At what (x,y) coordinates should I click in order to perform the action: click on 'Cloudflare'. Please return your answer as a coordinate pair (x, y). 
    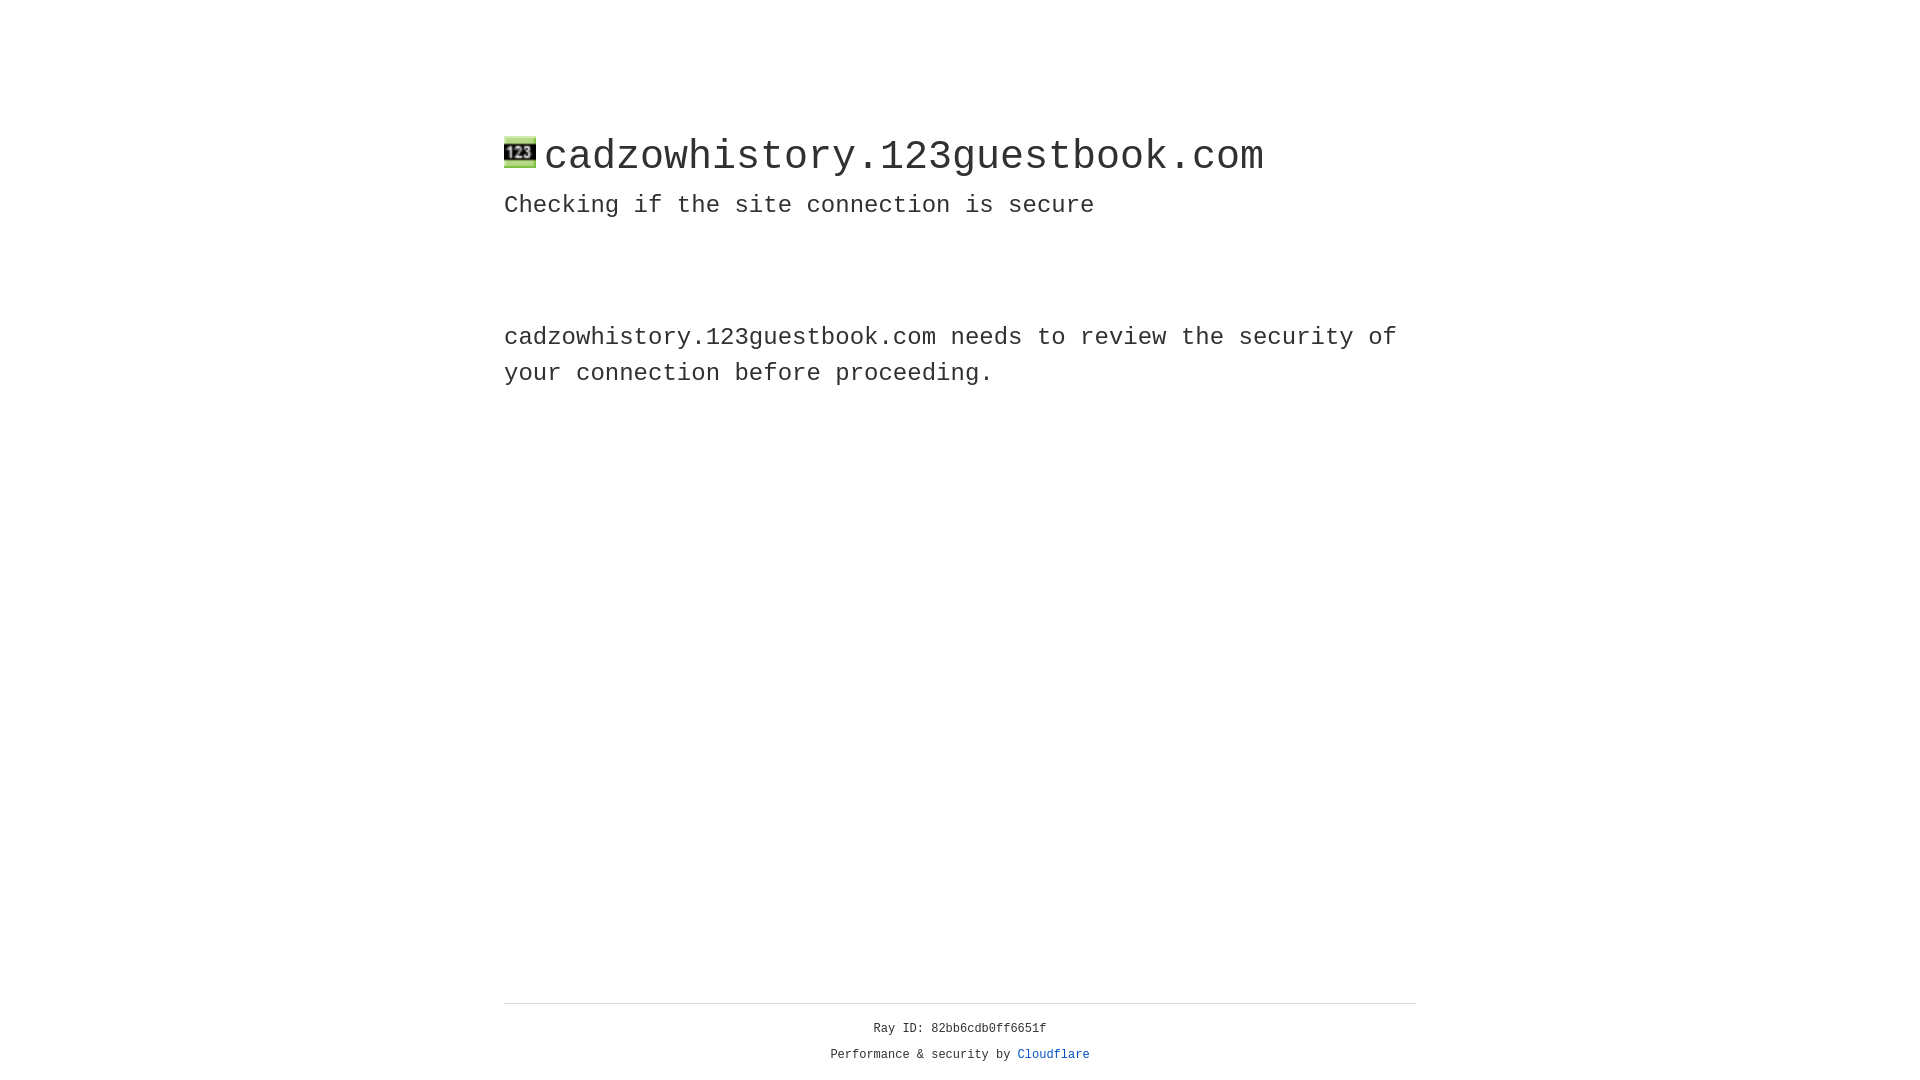
    Looking at the image, I should click on (1053, 1054).